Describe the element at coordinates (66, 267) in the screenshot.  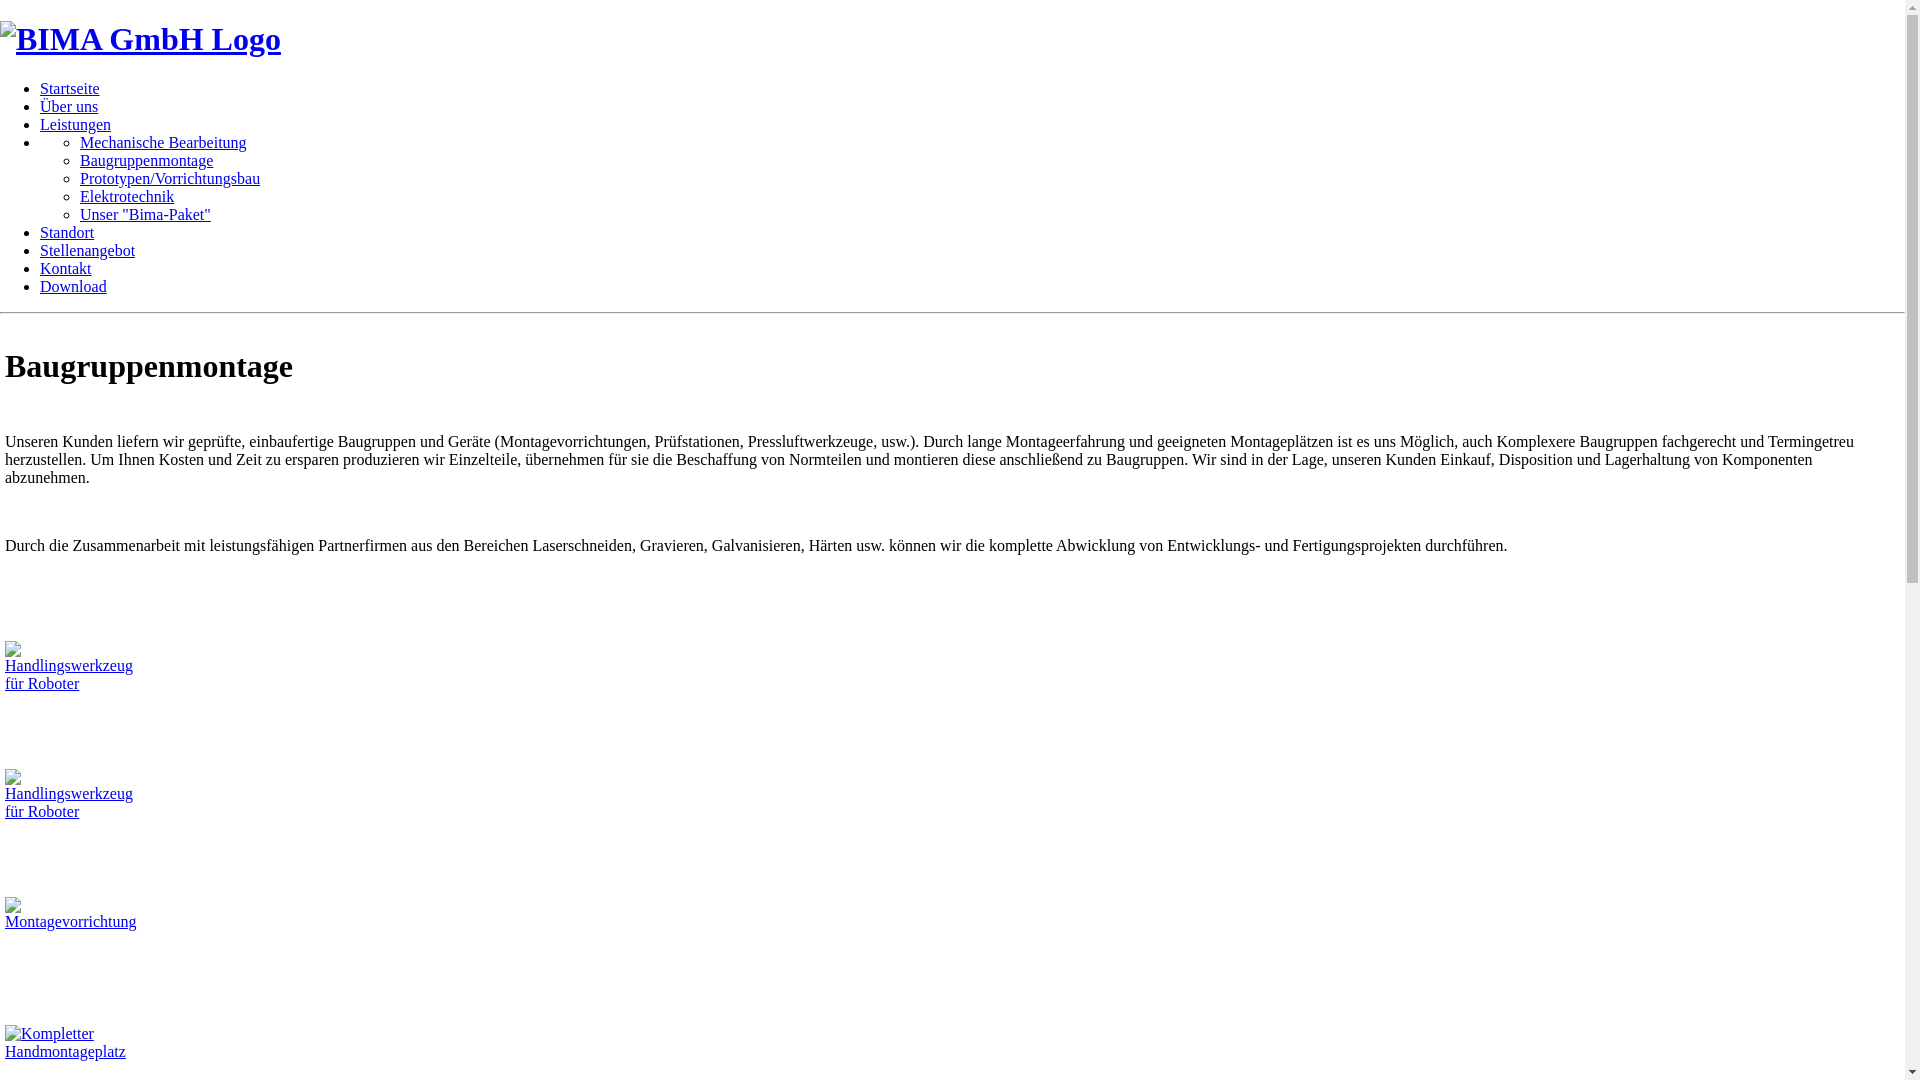
I see `'Kontakt'` at that location.